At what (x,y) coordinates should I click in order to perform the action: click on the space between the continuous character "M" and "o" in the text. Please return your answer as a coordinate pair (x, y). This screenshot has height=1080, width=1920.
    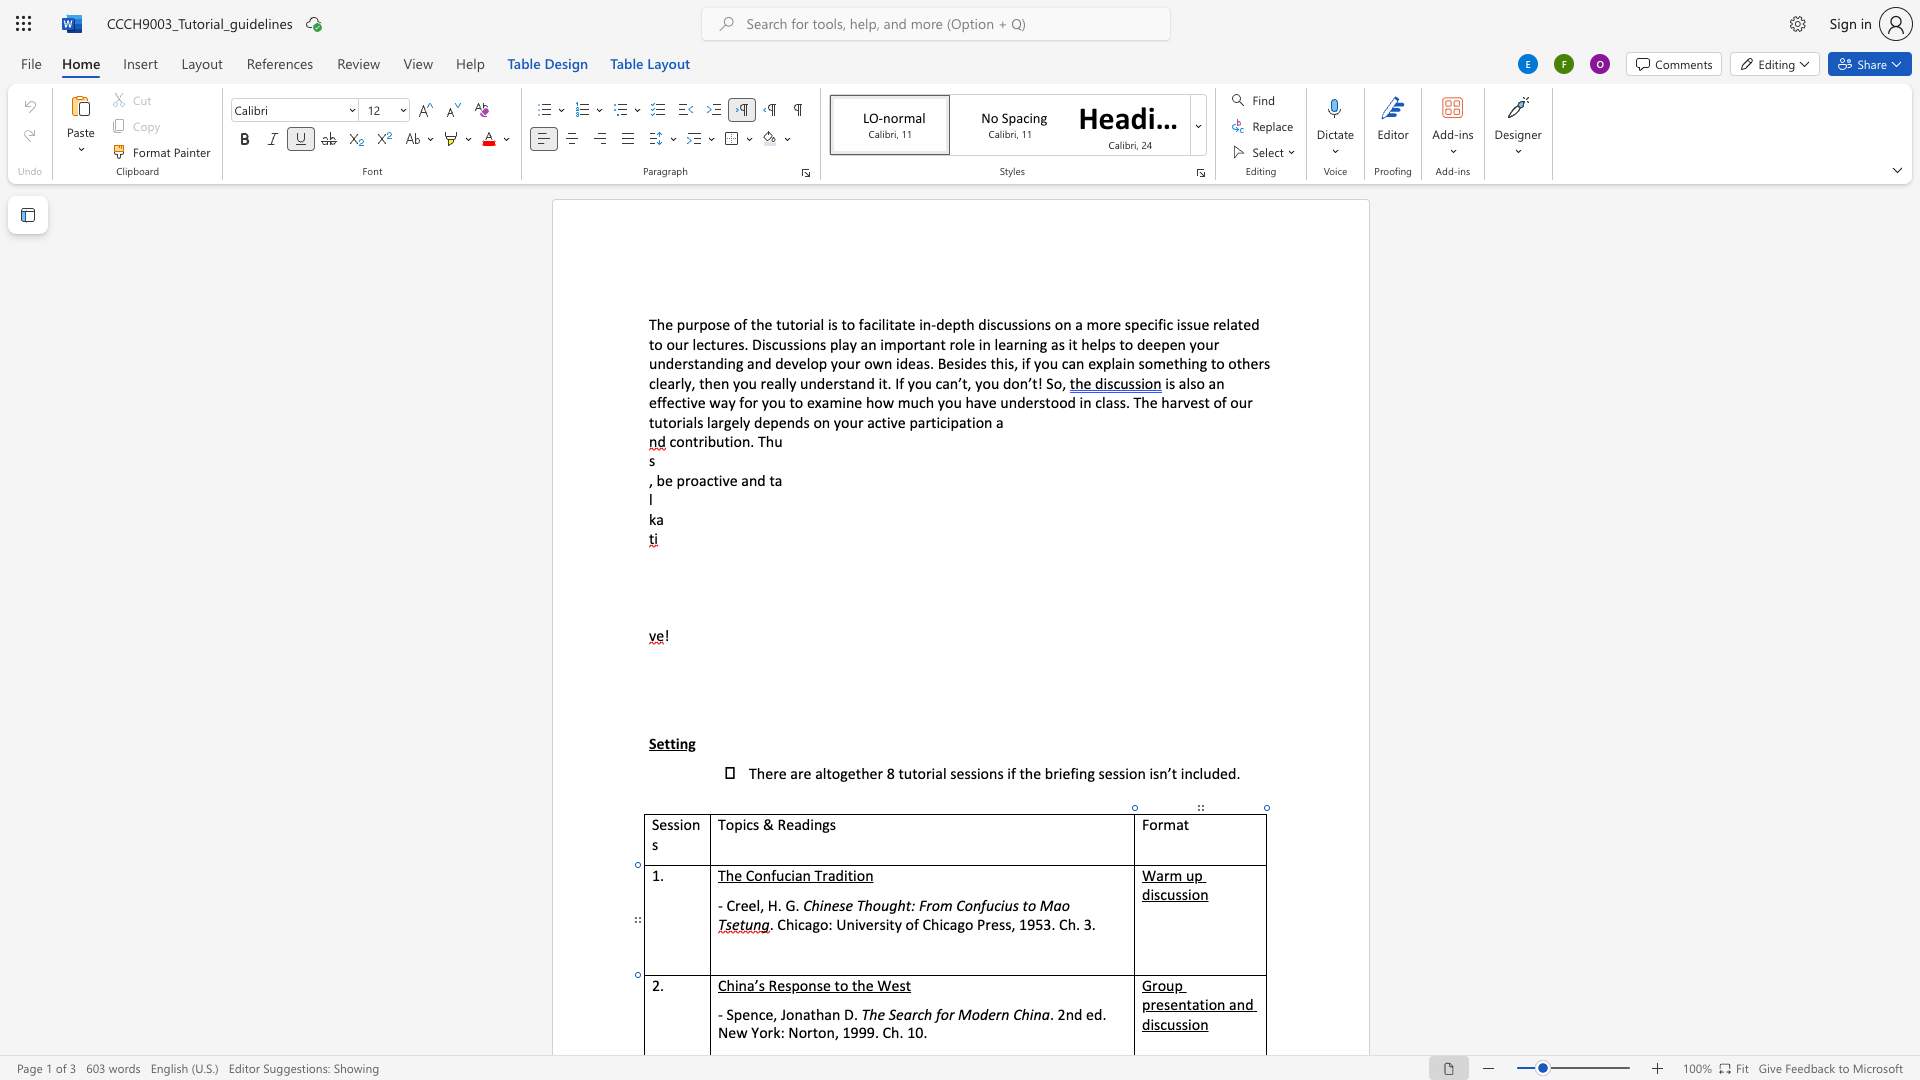
    Looking at the image, I should click on (970, 1014).